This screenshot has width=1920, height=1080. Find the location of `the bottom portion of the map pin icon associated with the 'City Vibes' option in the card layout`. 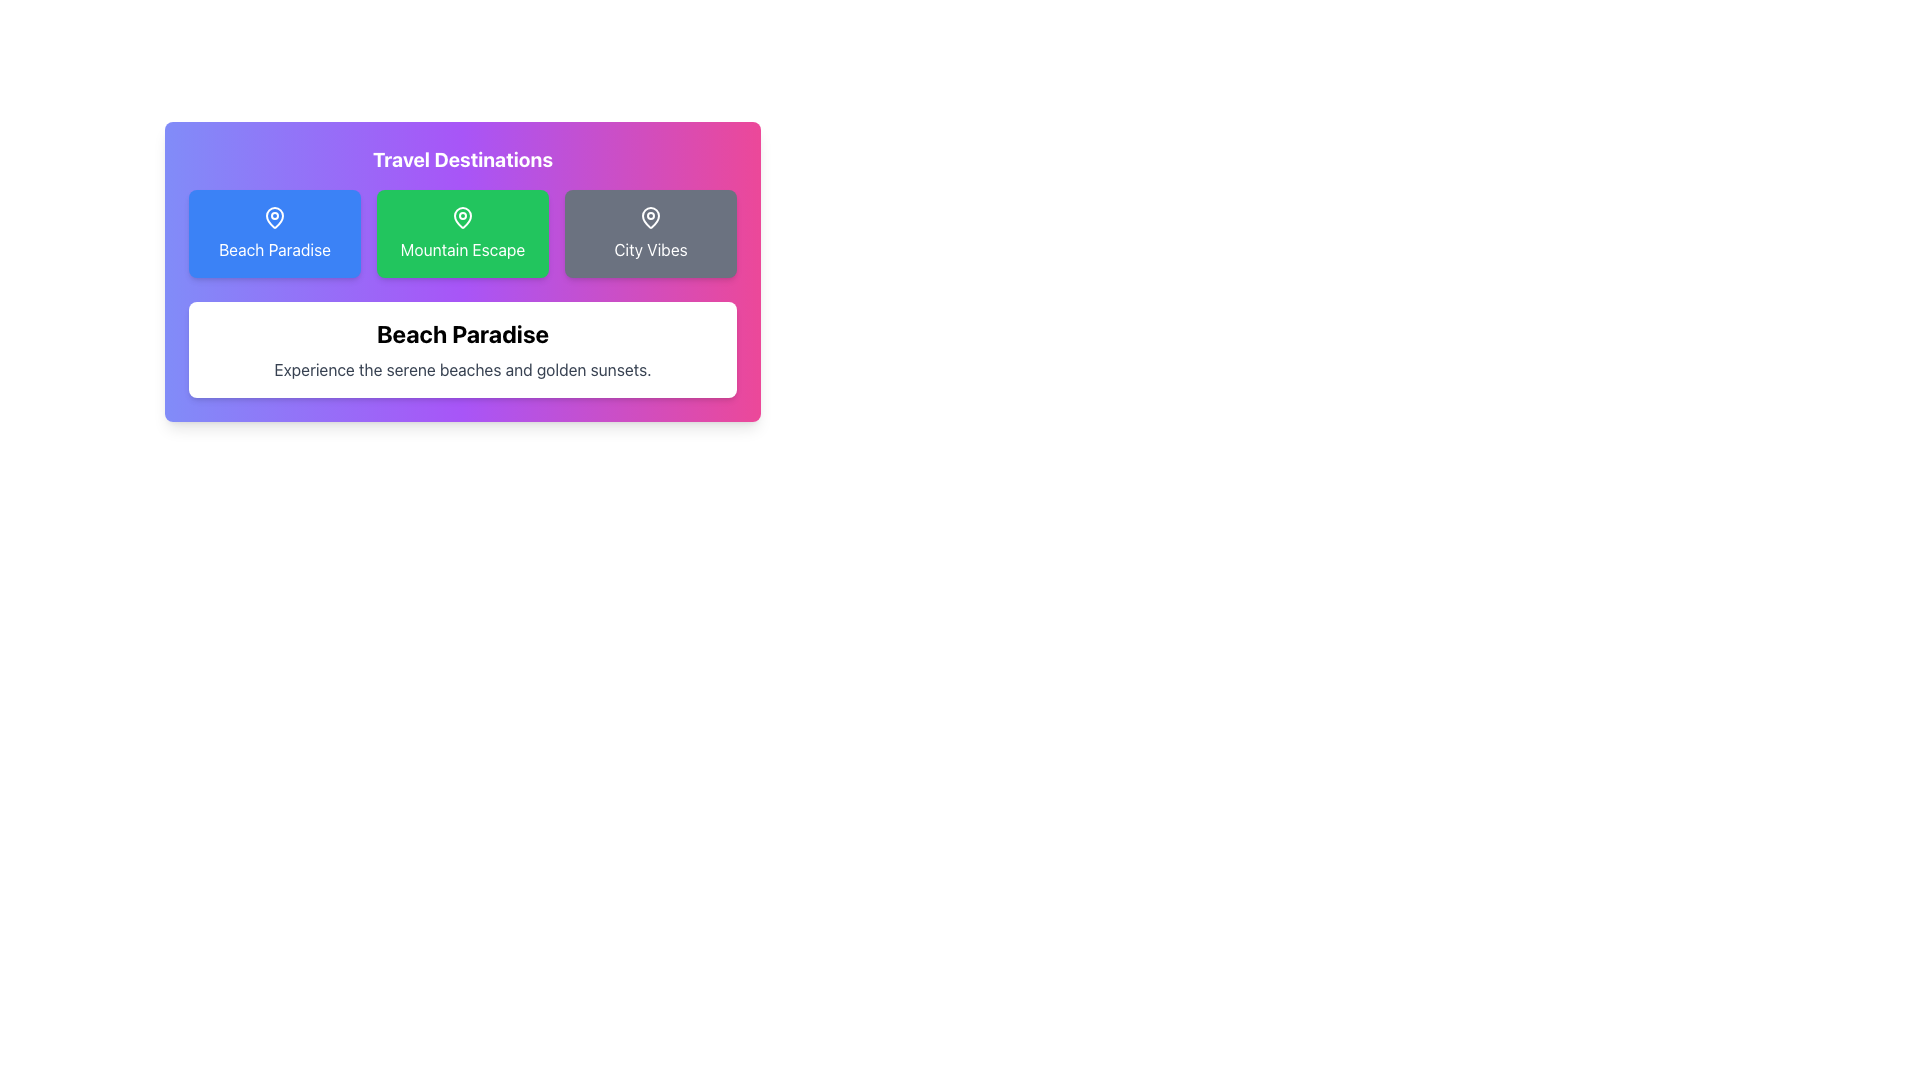

the bottom portion of the map pin icon associated with the 'City Vibes' option in the card layout is located at coordinates (651, 216).